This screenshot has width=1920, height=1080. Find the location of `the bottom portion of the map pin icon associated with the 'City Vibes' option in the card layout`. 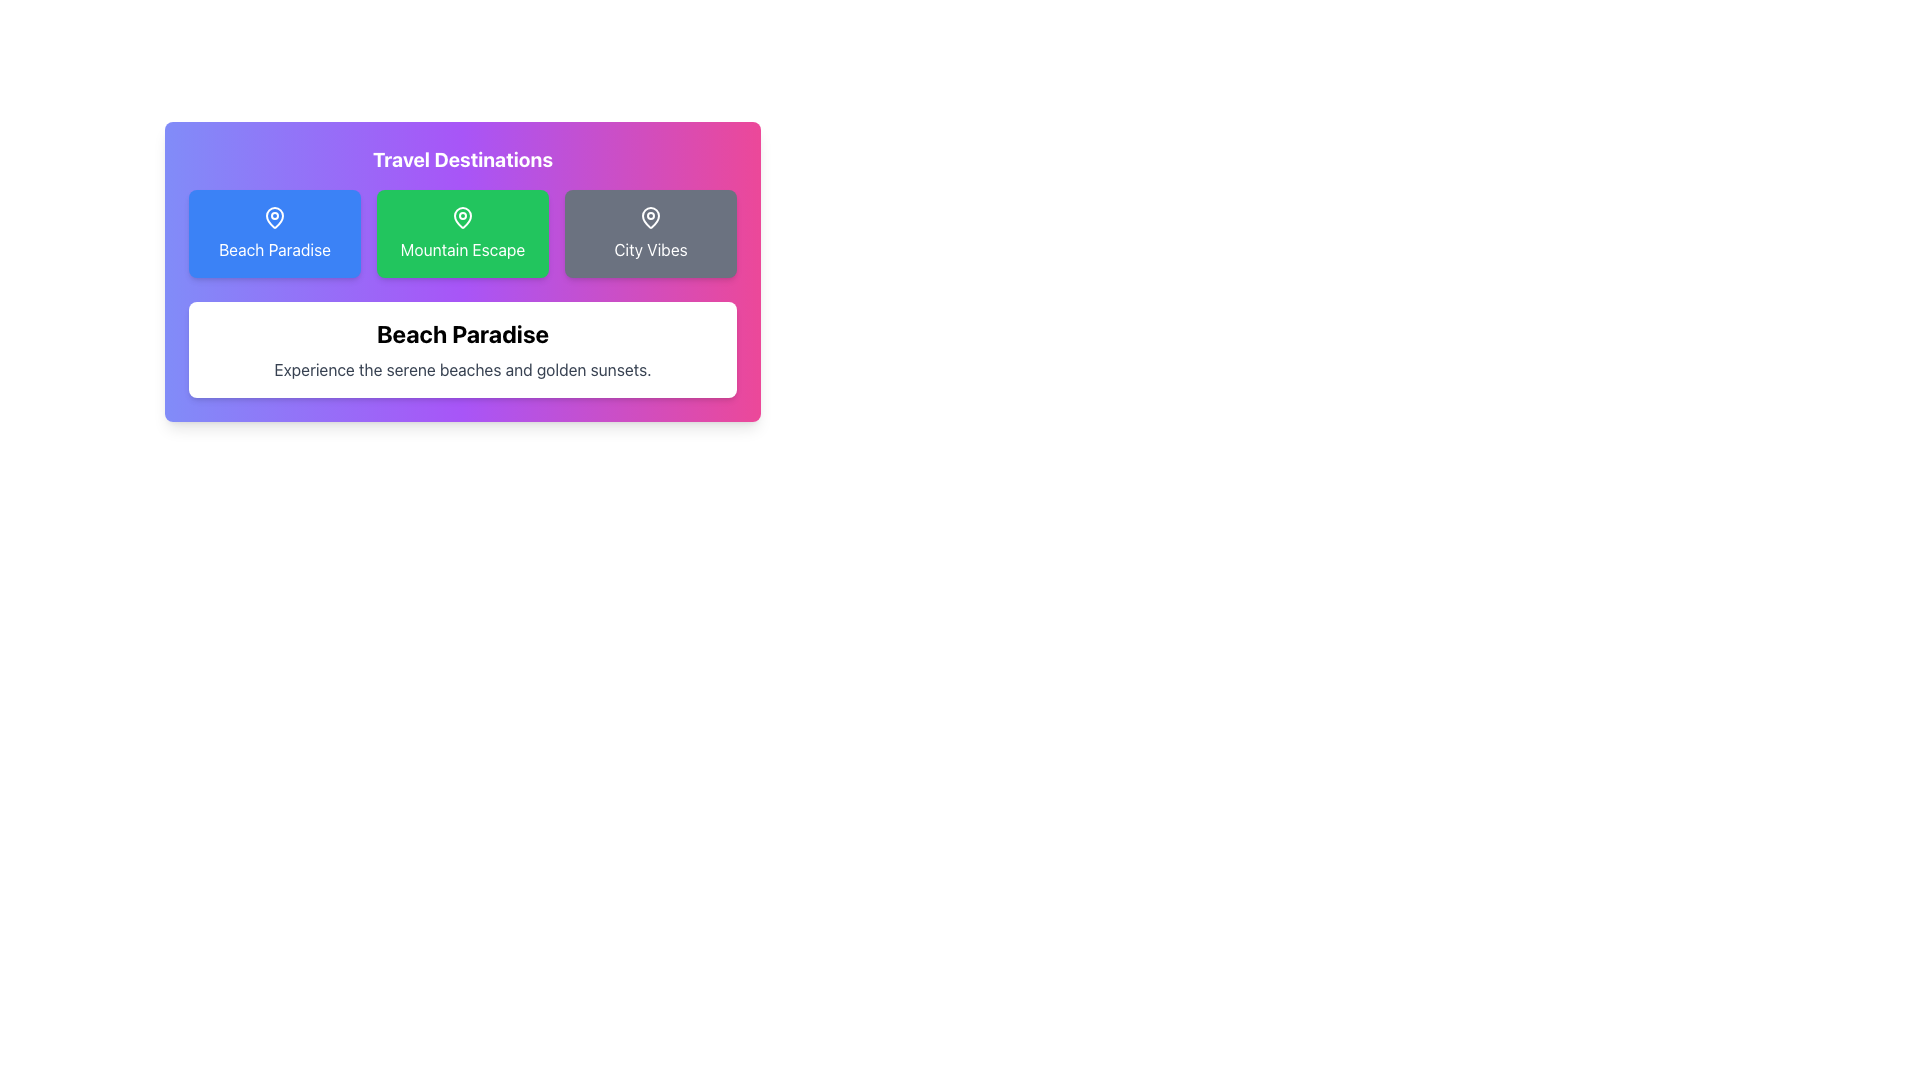

the bottom portion of the map pin icon associated with the 'City Vibes' option in the card layout is located at coordinates (651, 216).